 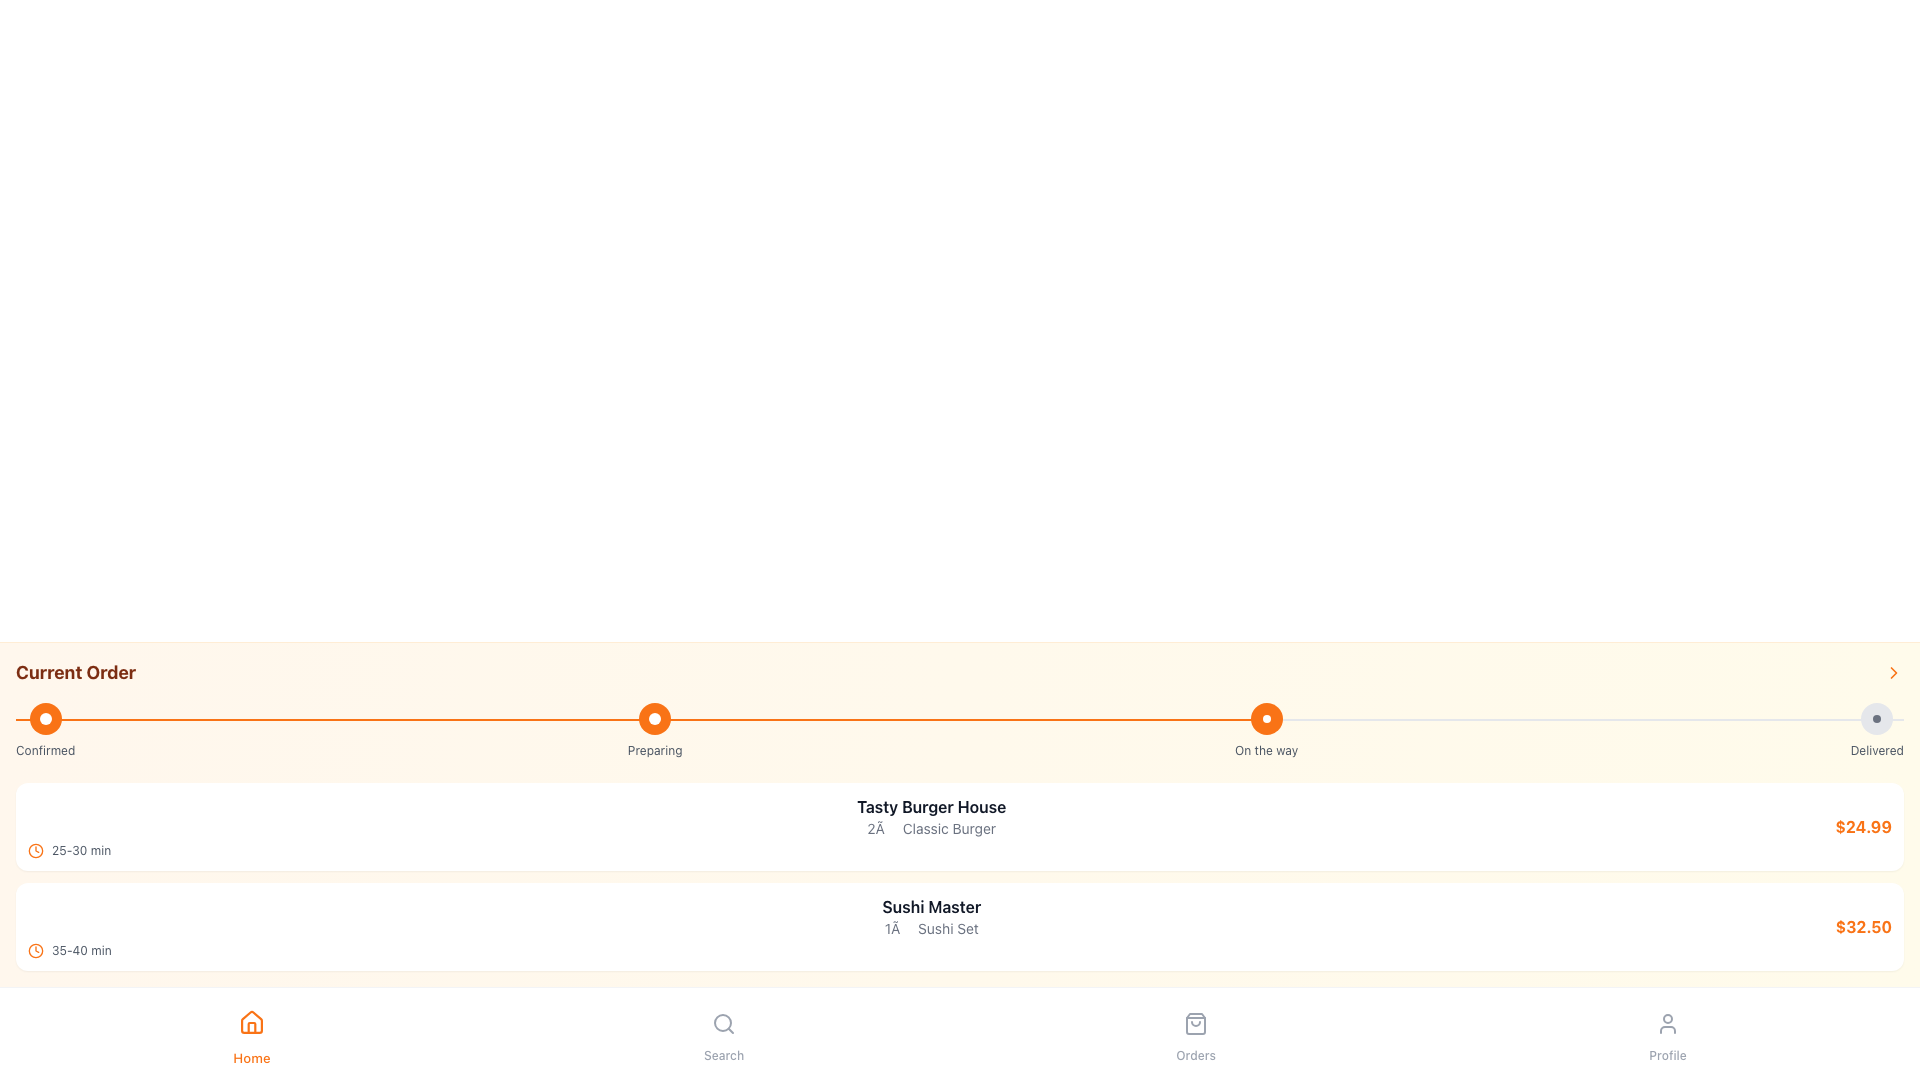 What do you see at coordinates (930, 826) in the screenshot?
I see `text details from the 'Tasty Burger House' element, which includes the title, order detail '2× Classic Burger', and timing information '25-30 min' with a clock icon` at bounding box center [930, 826].